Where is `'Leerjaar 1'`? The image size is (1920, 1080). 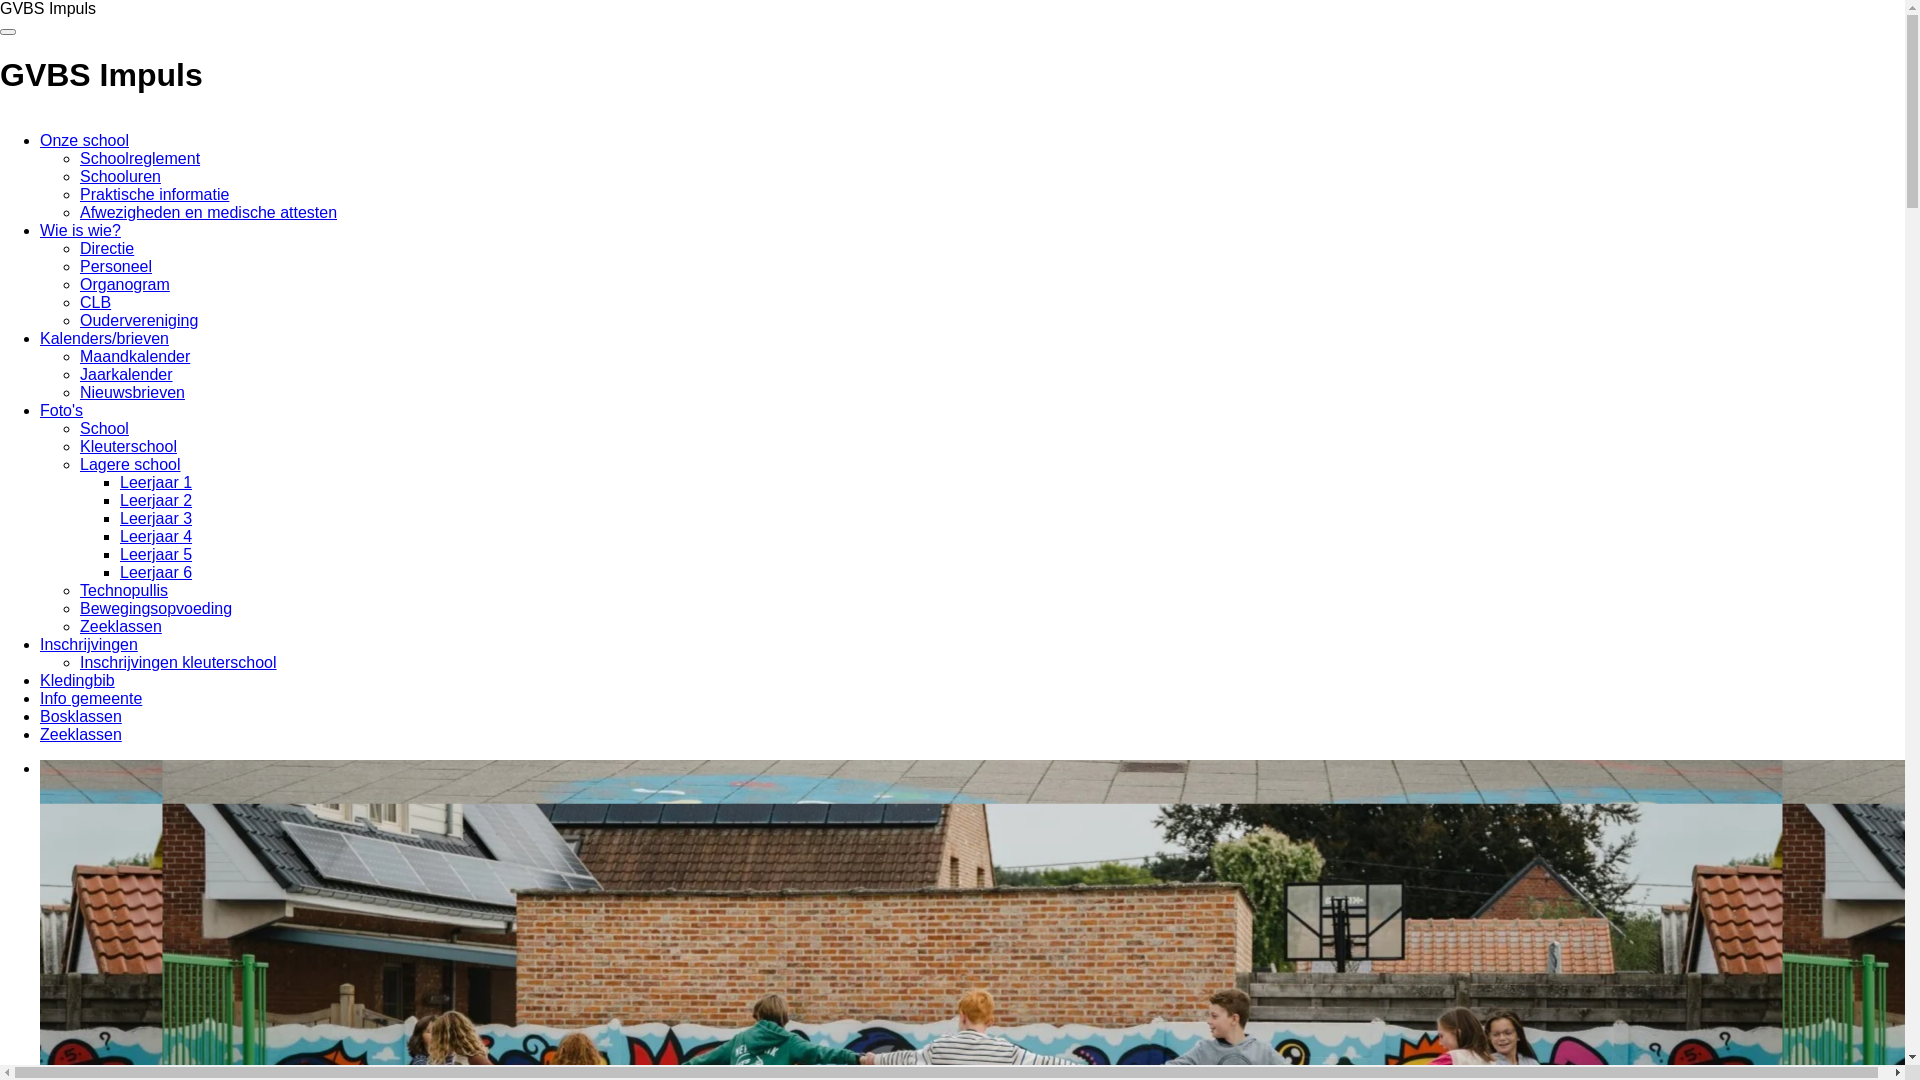 'Leerjaar 1' is located at coordinates (155, 482).